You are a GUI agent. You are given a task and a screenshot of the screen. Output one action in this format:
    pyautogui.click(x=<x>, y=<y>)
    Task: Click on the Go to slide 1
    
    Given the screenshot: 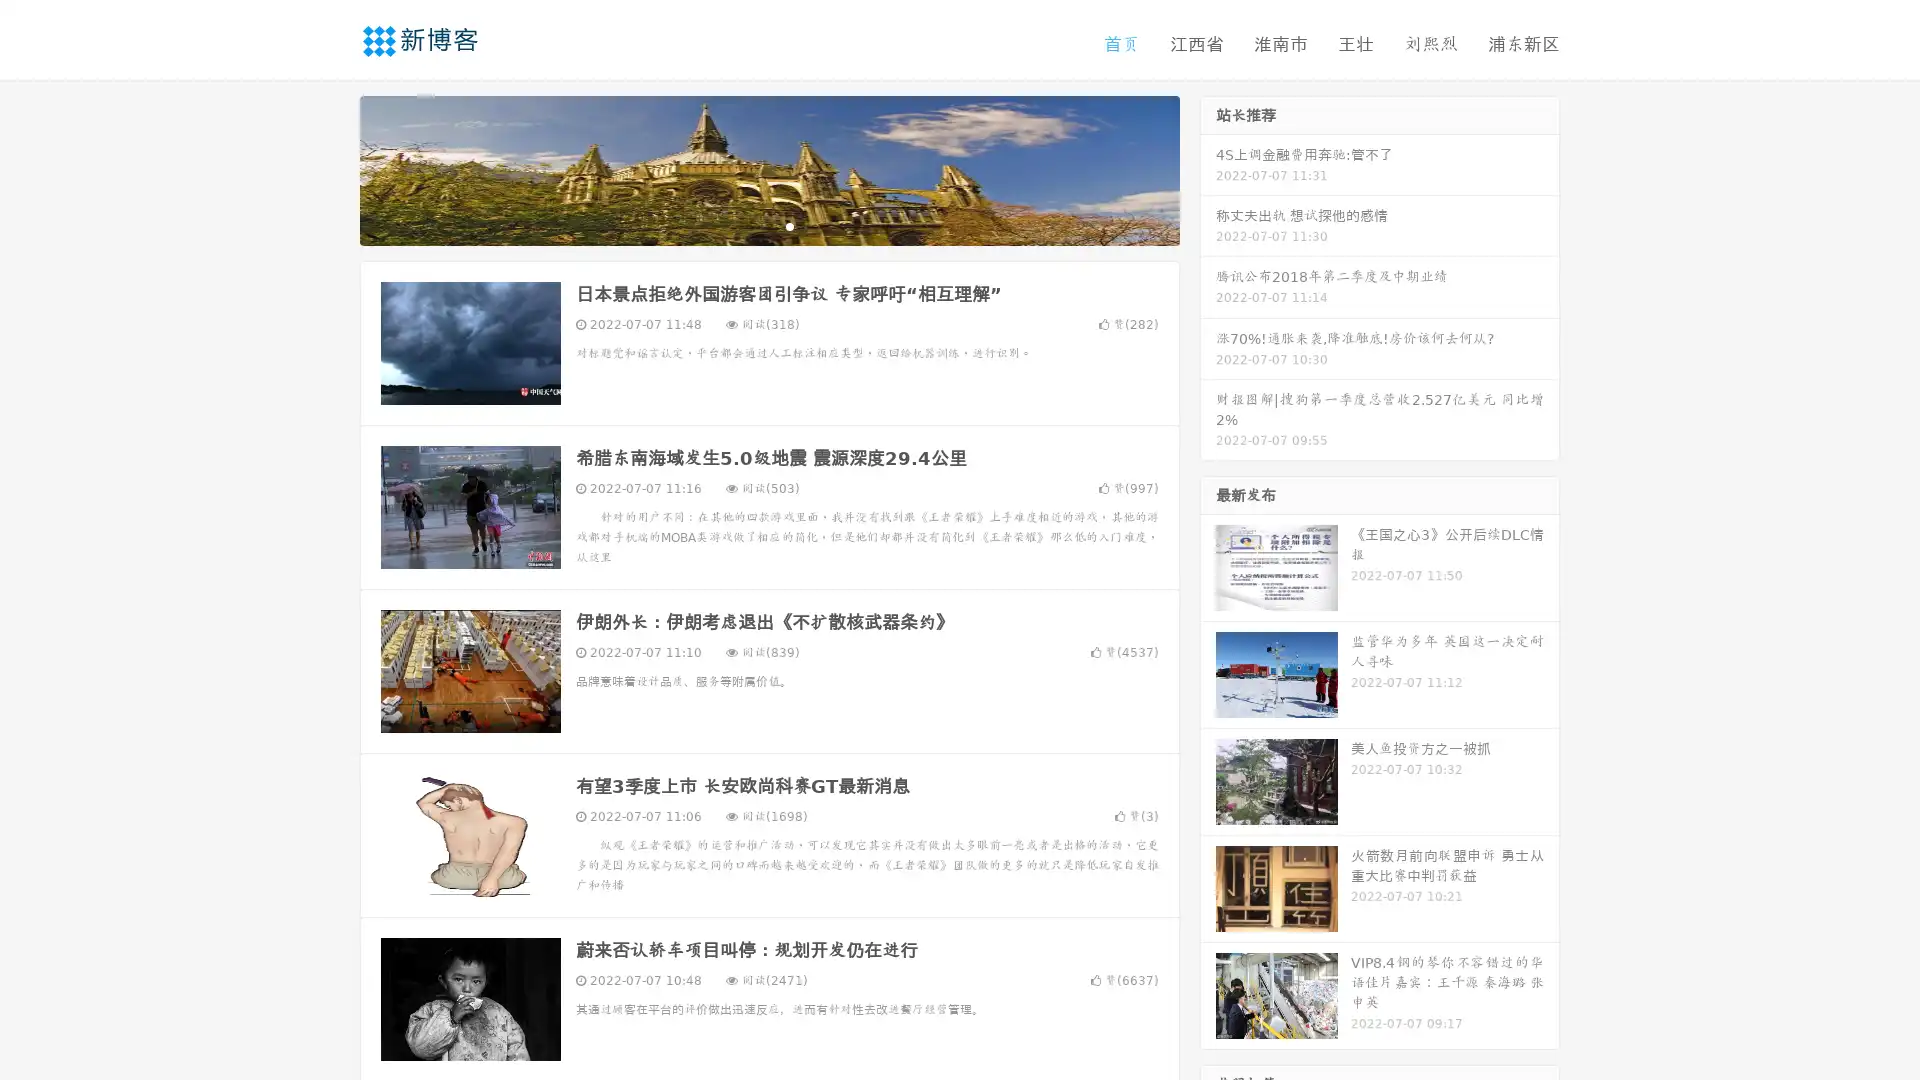 What is the action you would take?
    pyautogui.click(x=748, y=225)
    